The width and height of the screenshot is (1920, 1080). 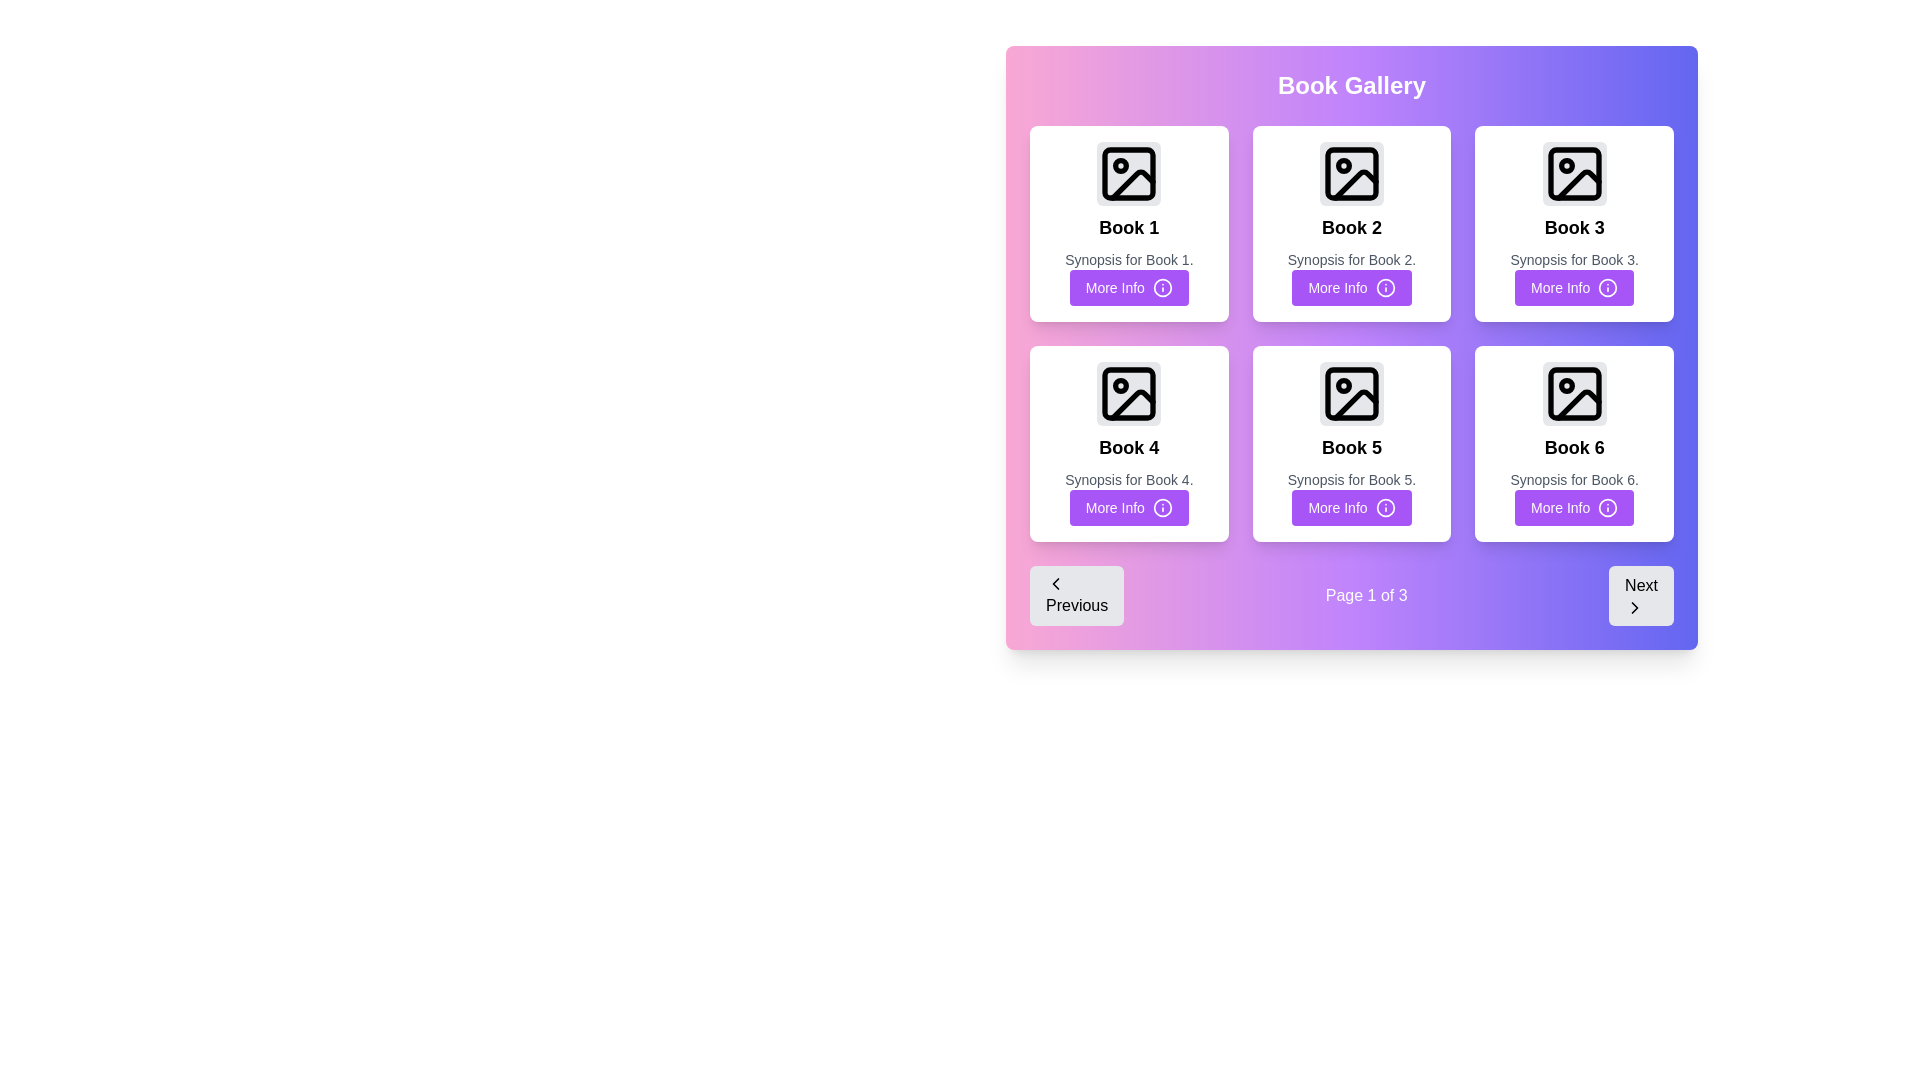 I want to click on the circular SVG graphic inside the 'More Info' button under 'Book 3', so click(x=1608, y=288).